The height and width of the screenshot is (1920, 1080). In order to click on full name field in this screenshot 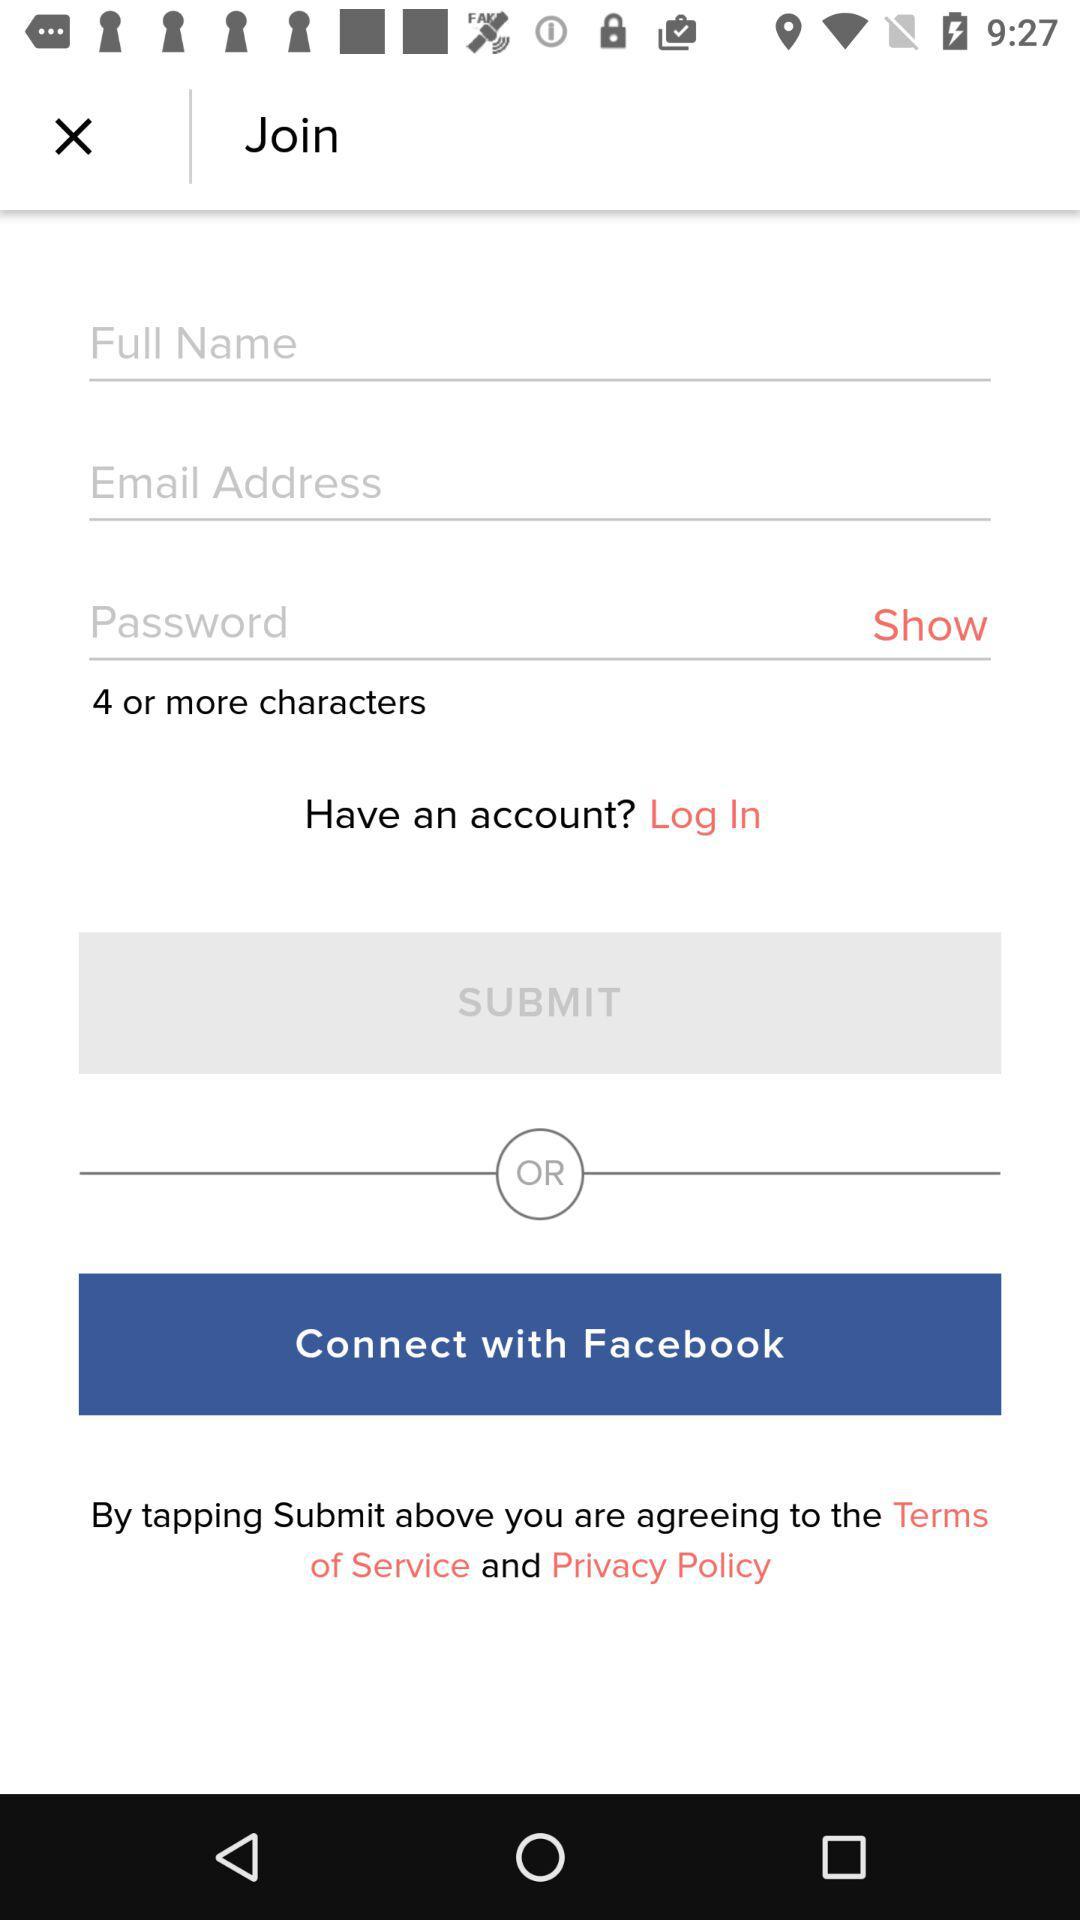, I will do `click(540, 346)`.